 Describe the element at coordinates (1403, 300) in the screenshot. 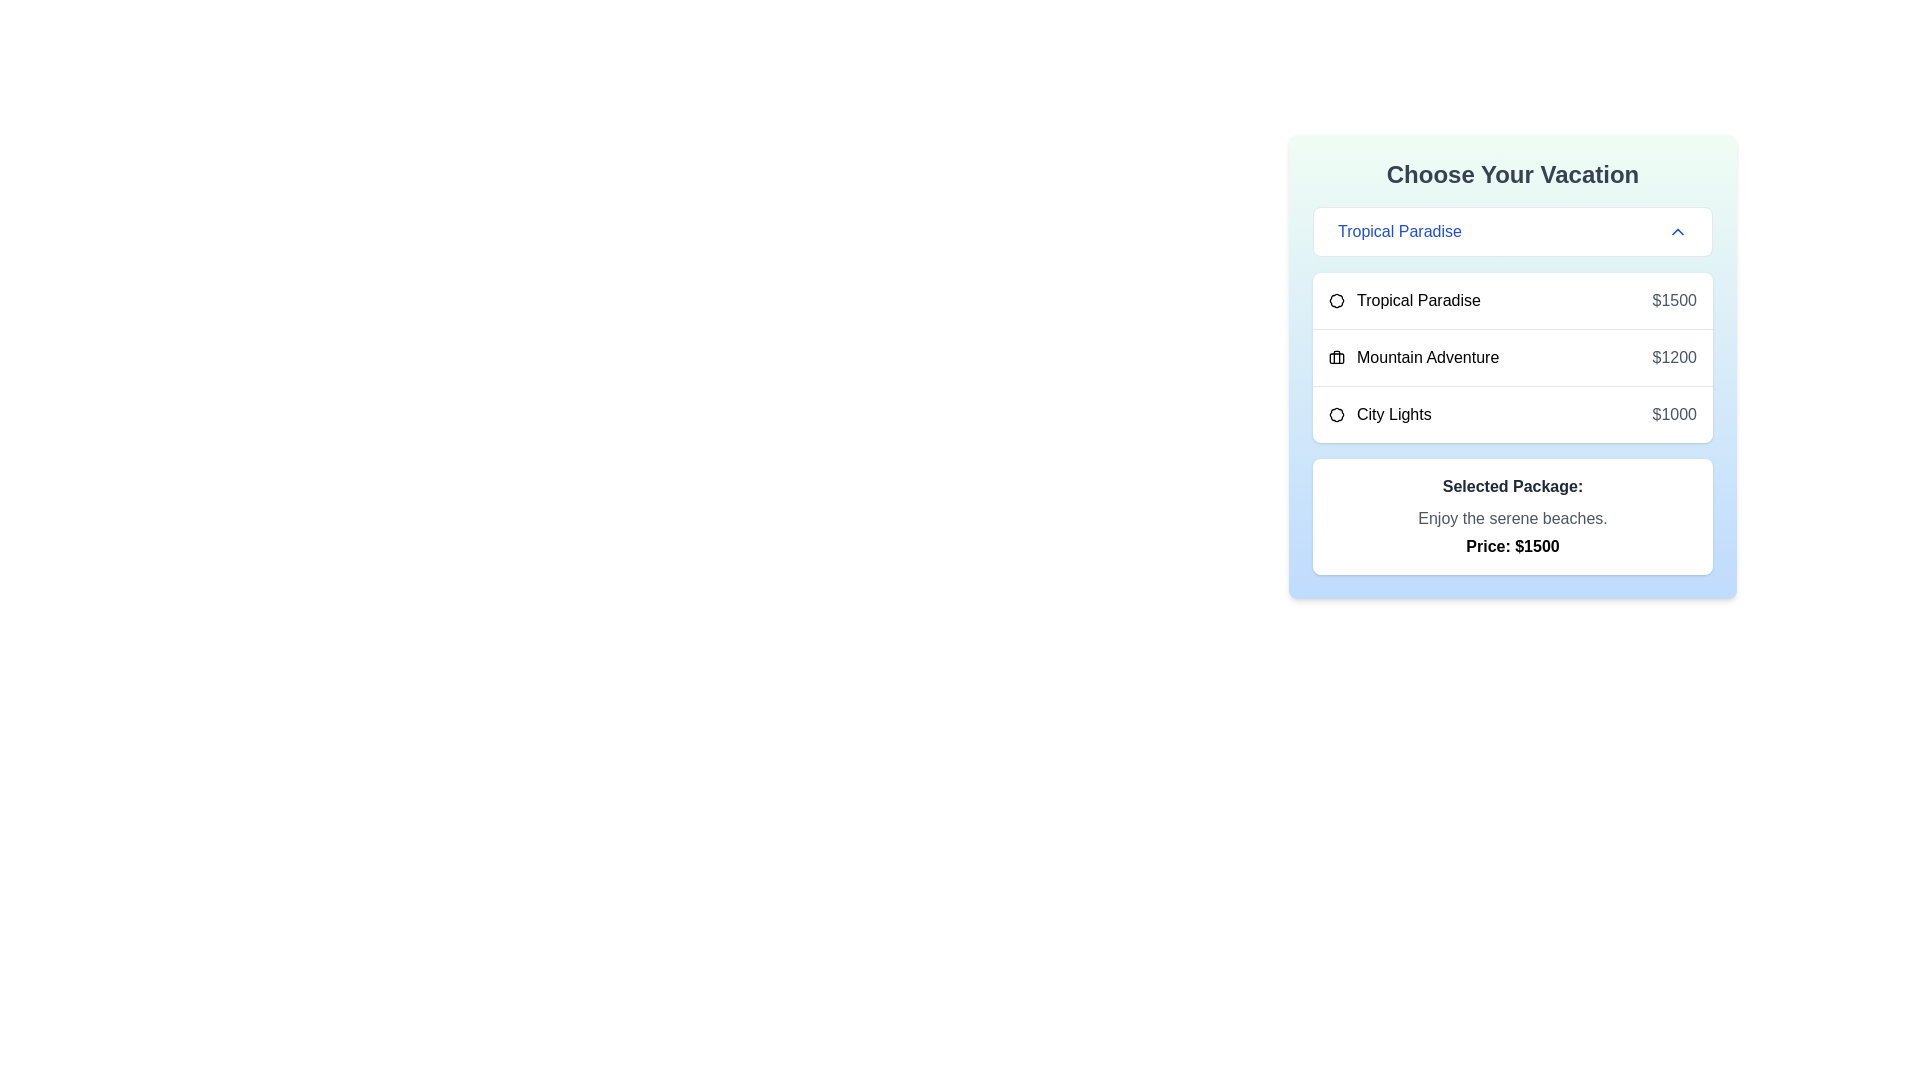

I see `the text label displaying the name of a vacation package option, which is part of a selectable list item` at that location.